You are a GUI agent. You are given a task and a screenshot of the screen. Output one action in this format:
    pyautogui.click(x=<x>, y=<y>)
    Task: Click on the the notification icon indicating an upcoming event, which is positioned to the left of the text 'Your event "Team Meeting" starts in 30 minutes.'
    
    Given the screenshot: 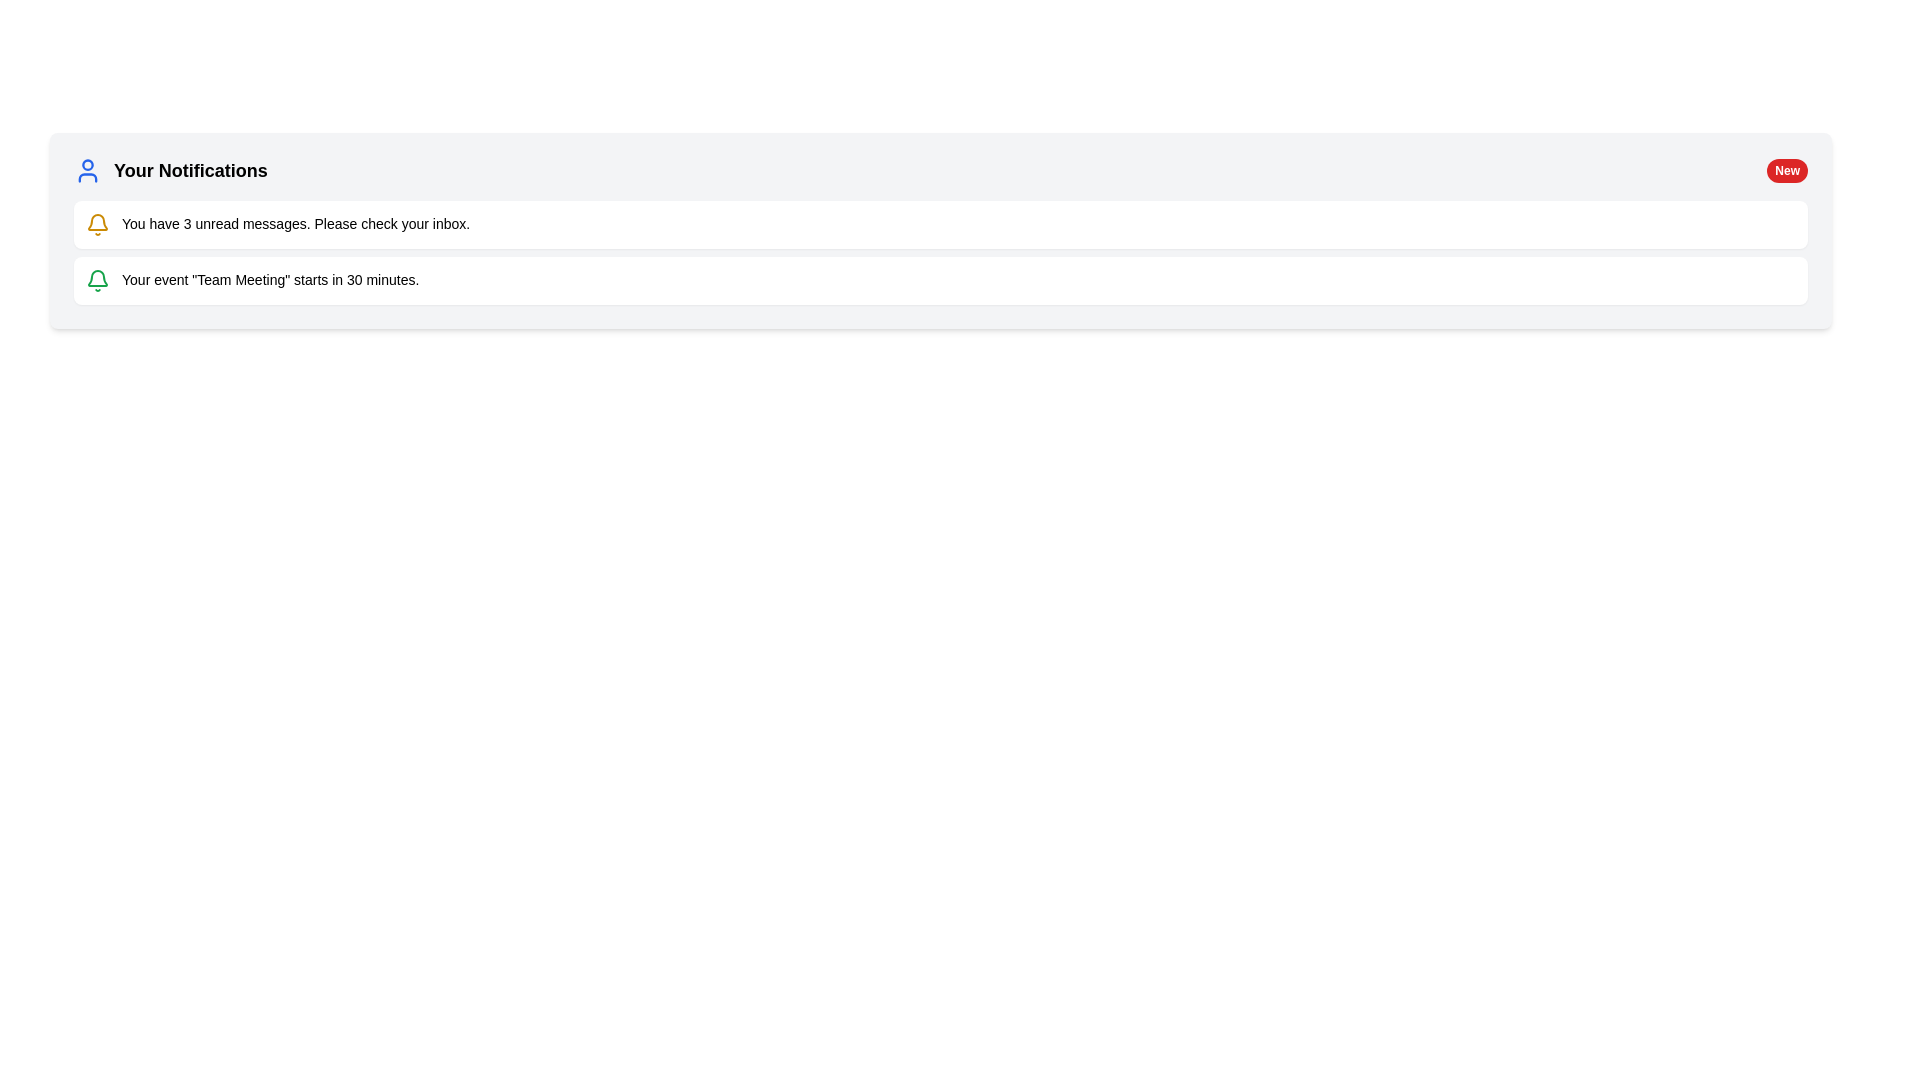 What is the action you would take?
    pyautogui.click(x=96, y=281)
    